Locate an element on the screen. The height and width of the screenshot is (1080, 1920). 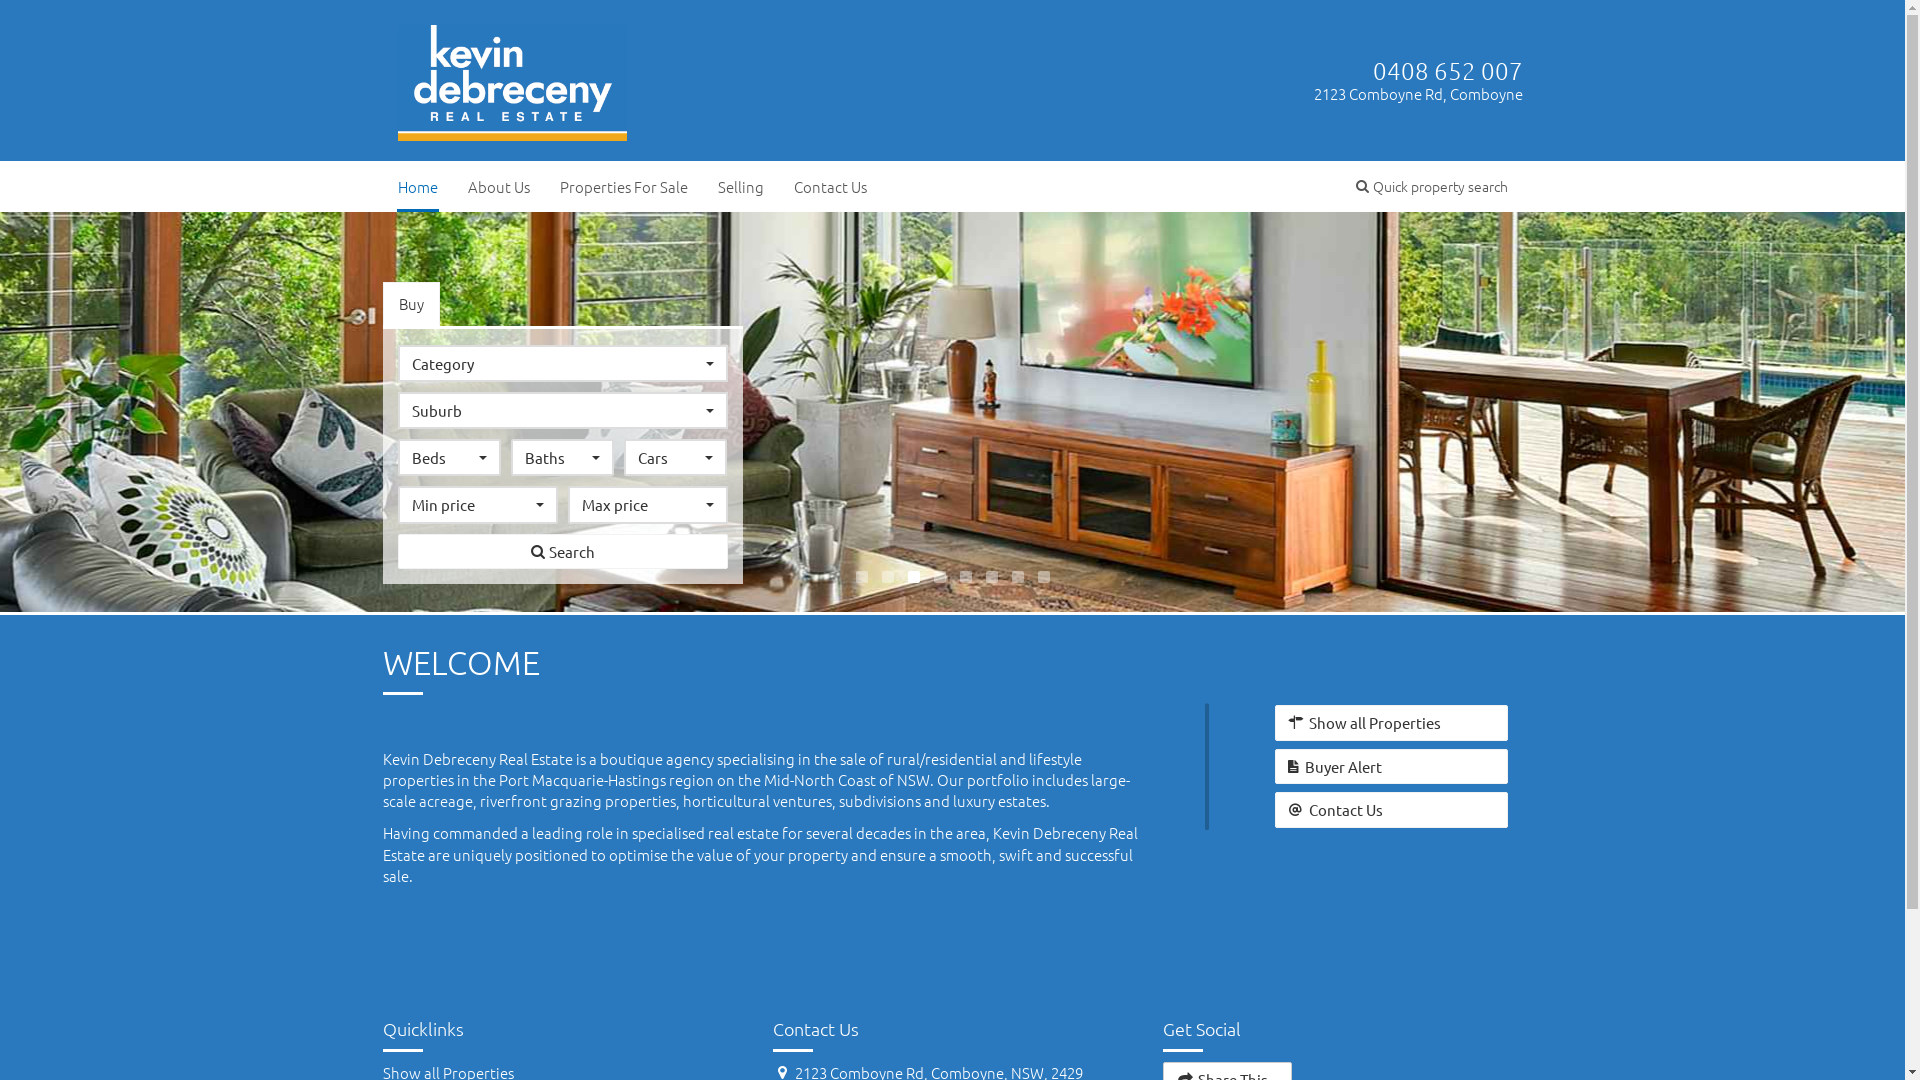
'Beds is located at coordinates (448, 457).